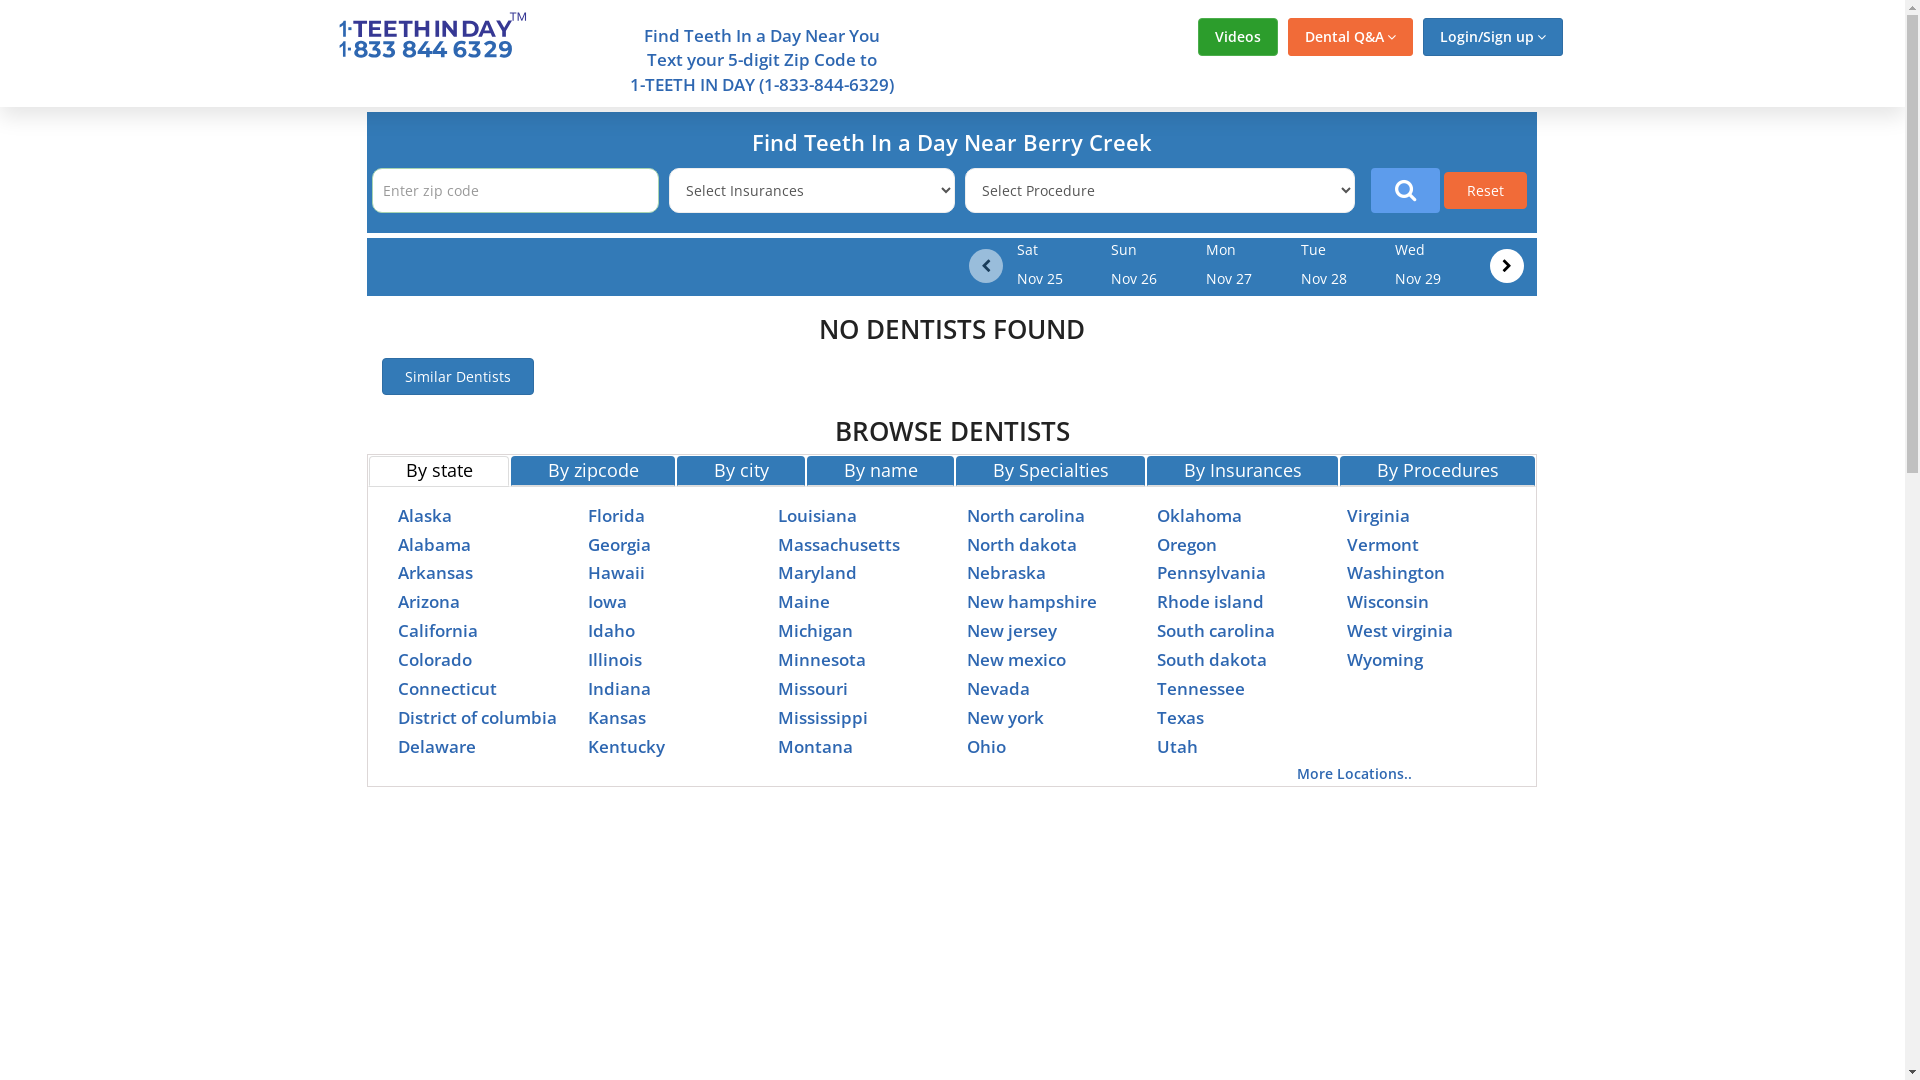  Describe the element at coordinates (966, 514) in the screenshot. I see `'North carolina'` at that location.